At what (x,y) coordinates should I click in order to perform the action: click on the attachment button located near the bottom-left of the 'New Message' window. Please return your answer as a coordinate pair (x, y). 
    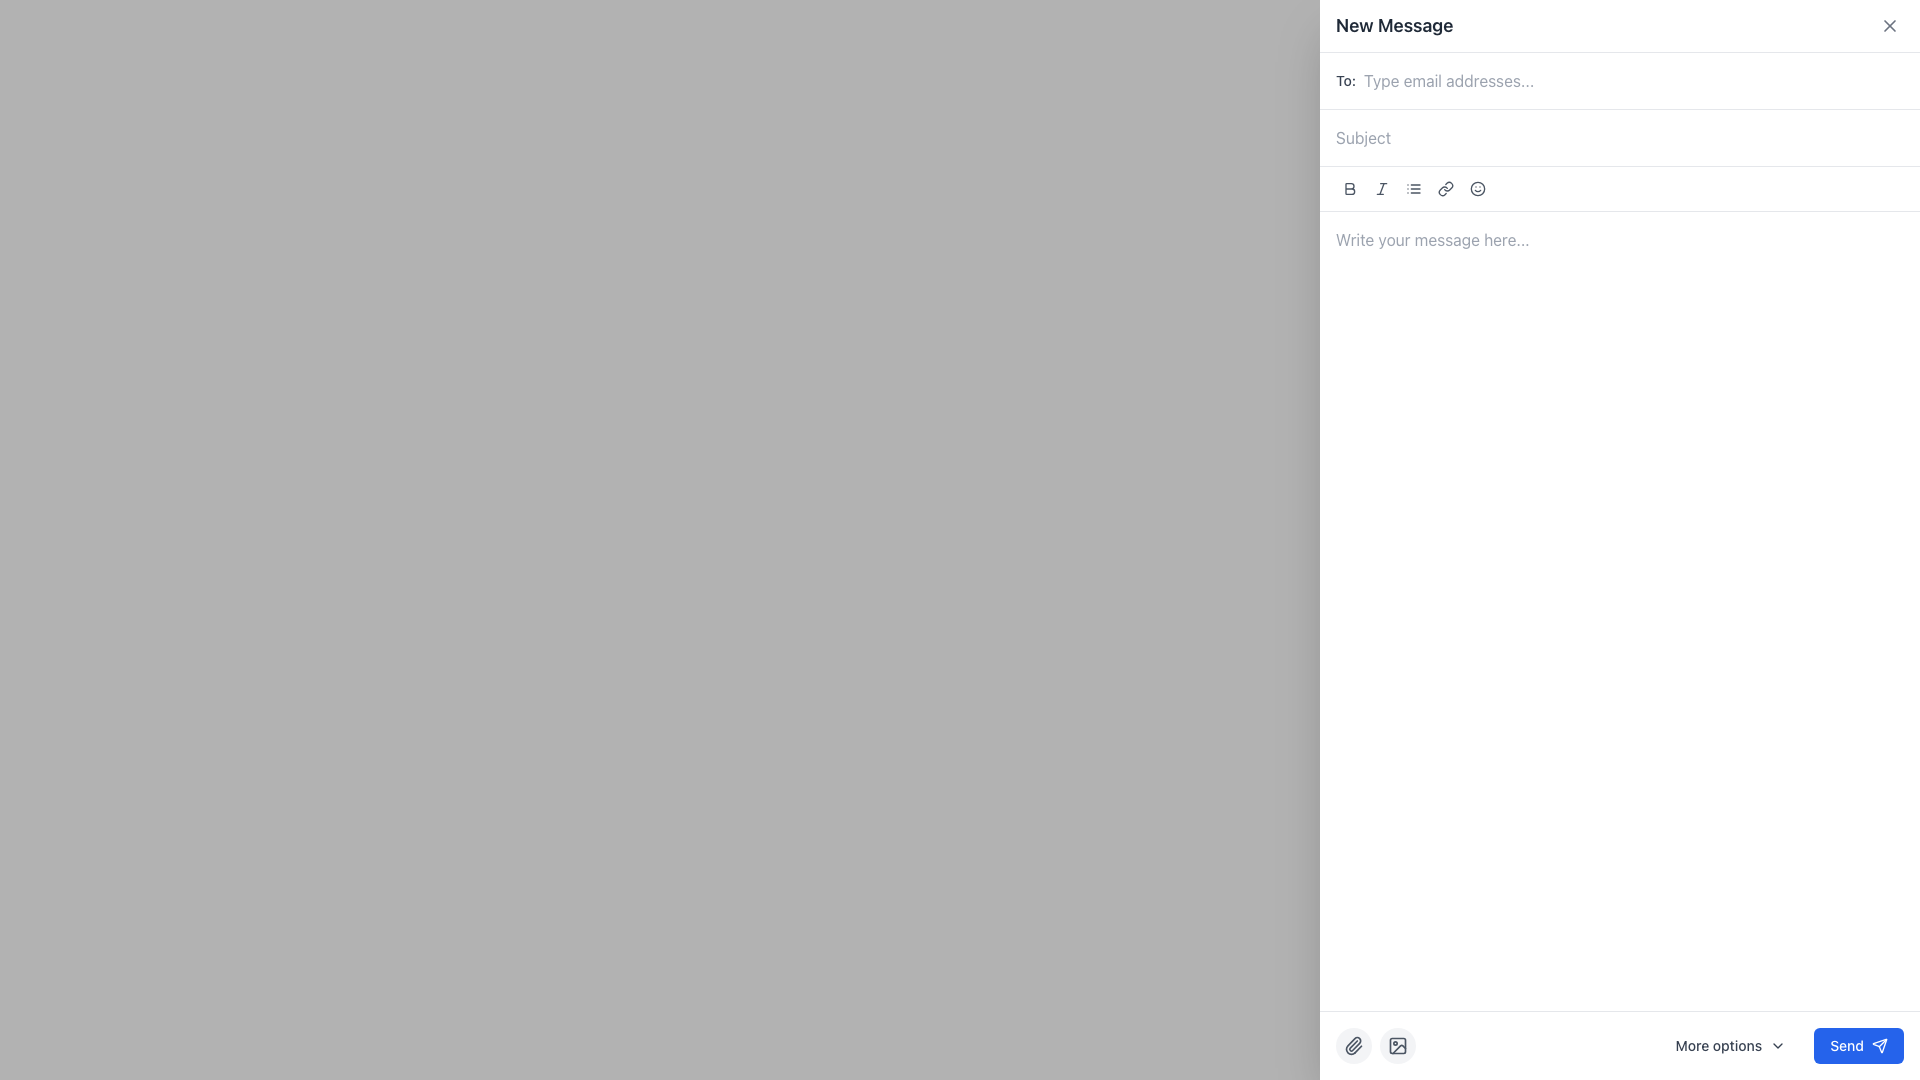
    Looking at the image, I should click on (1353, 1044).